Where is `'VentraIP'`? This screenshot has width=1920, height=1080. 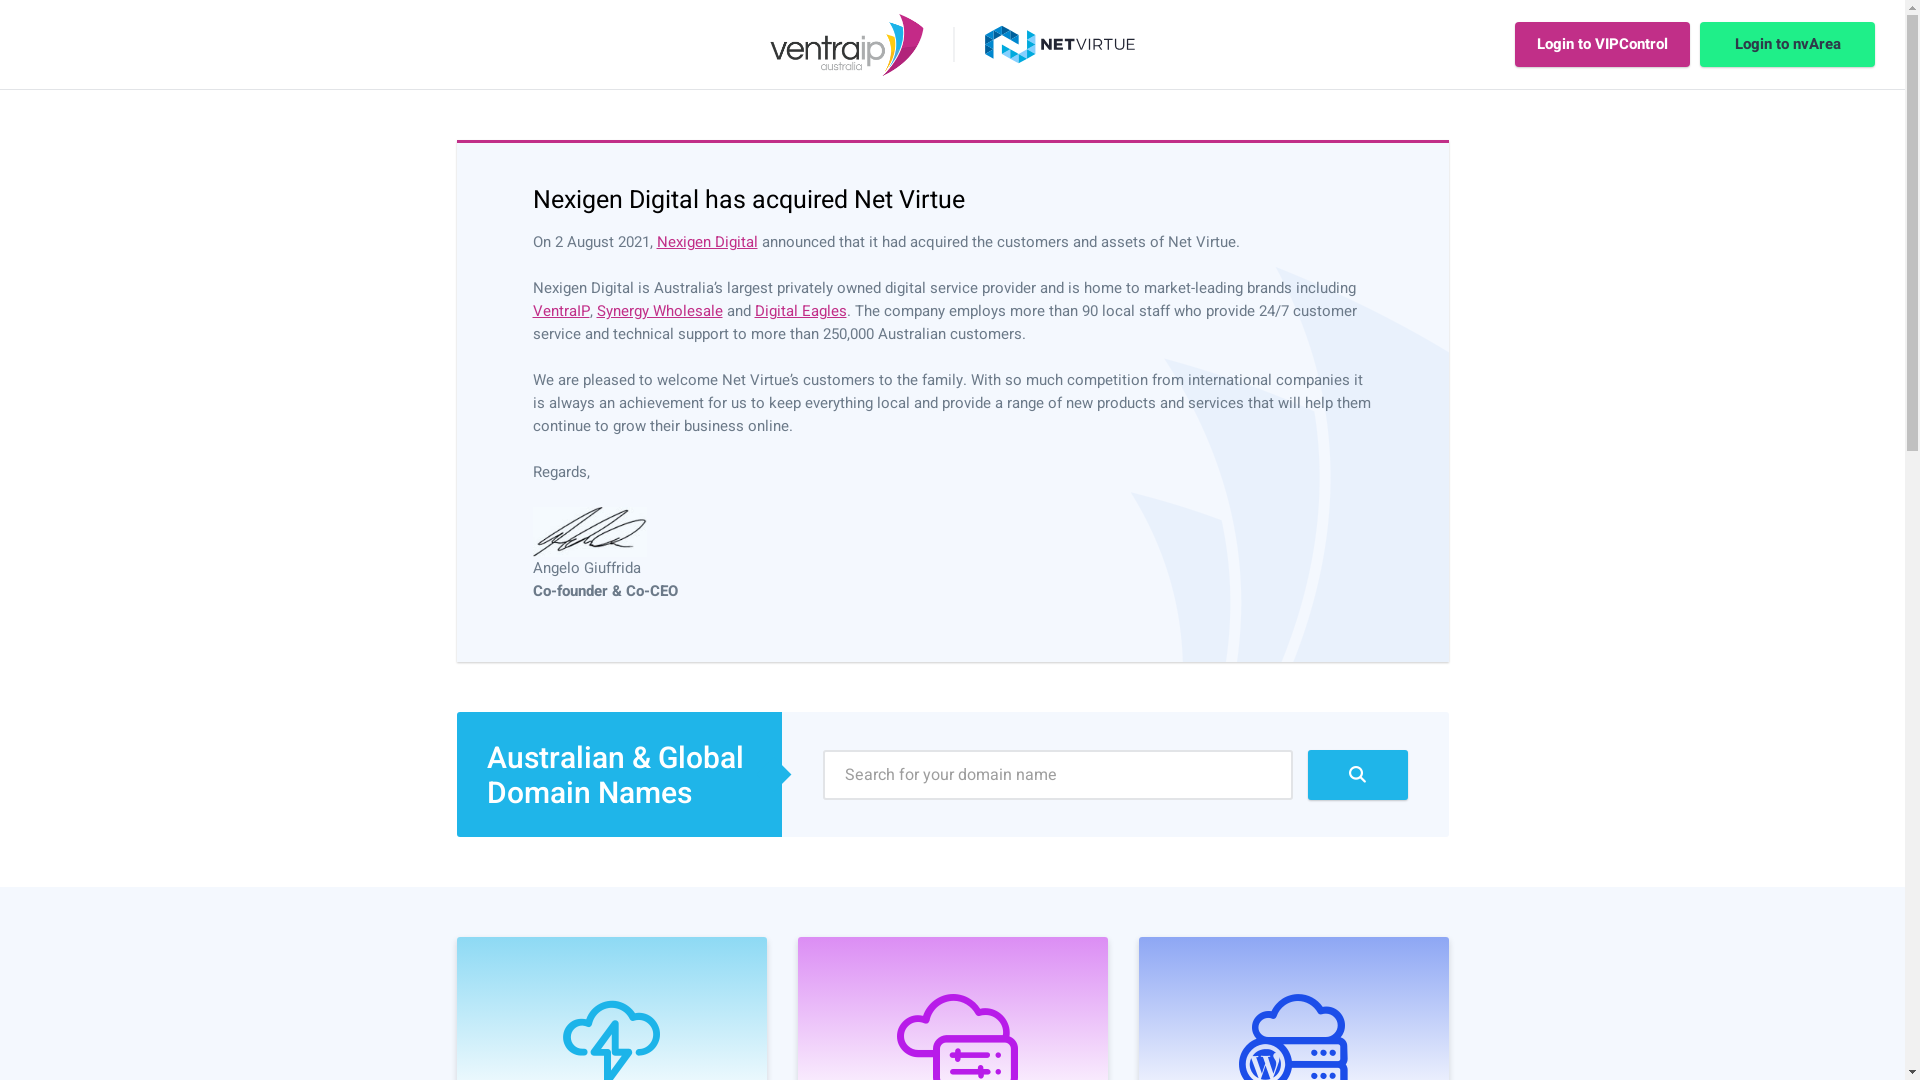 'VentraIP' is located at coordinates (532, 311).